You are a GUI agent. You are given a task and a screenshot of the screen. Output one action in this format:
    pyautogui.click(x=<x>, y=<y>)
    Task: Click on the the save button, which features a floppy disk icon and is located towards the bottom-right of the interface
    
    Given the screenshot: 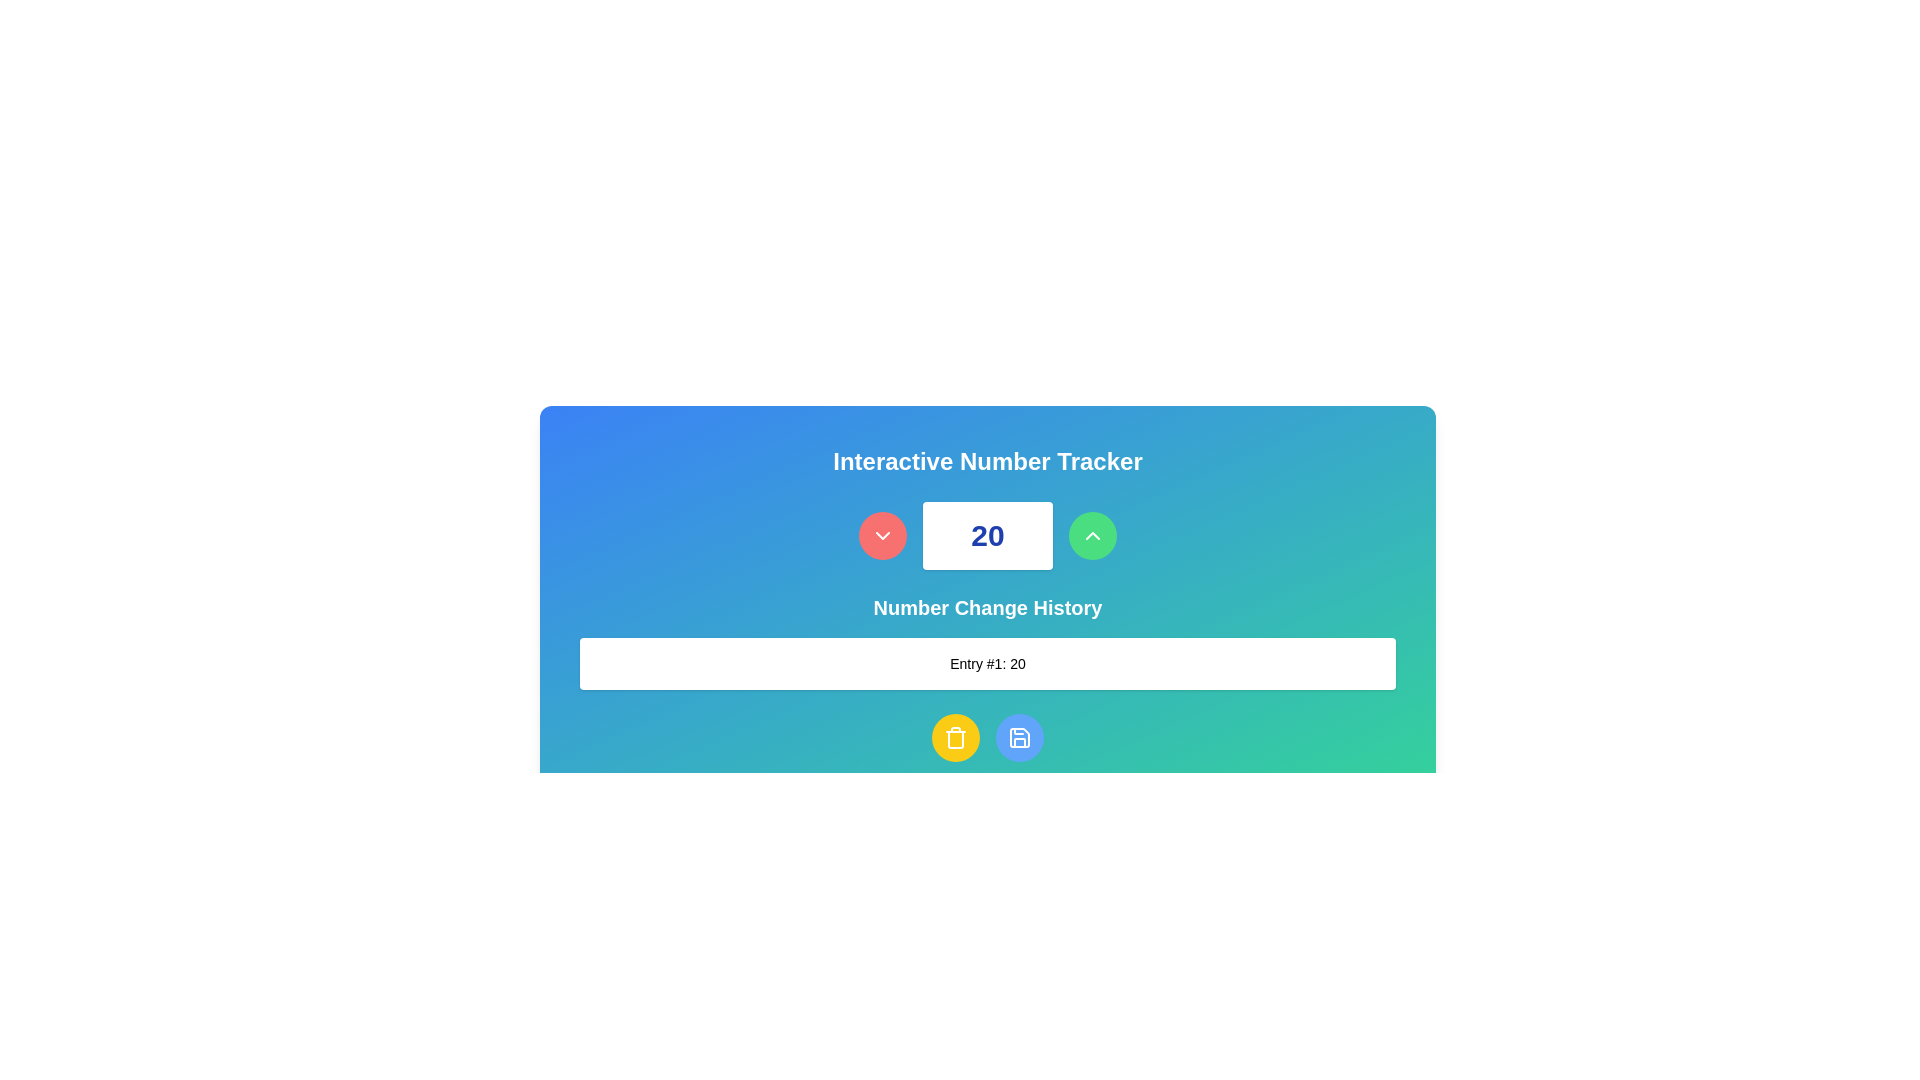 What is the action you would take?
    pyautogui.click(x=1019, y=737)
    